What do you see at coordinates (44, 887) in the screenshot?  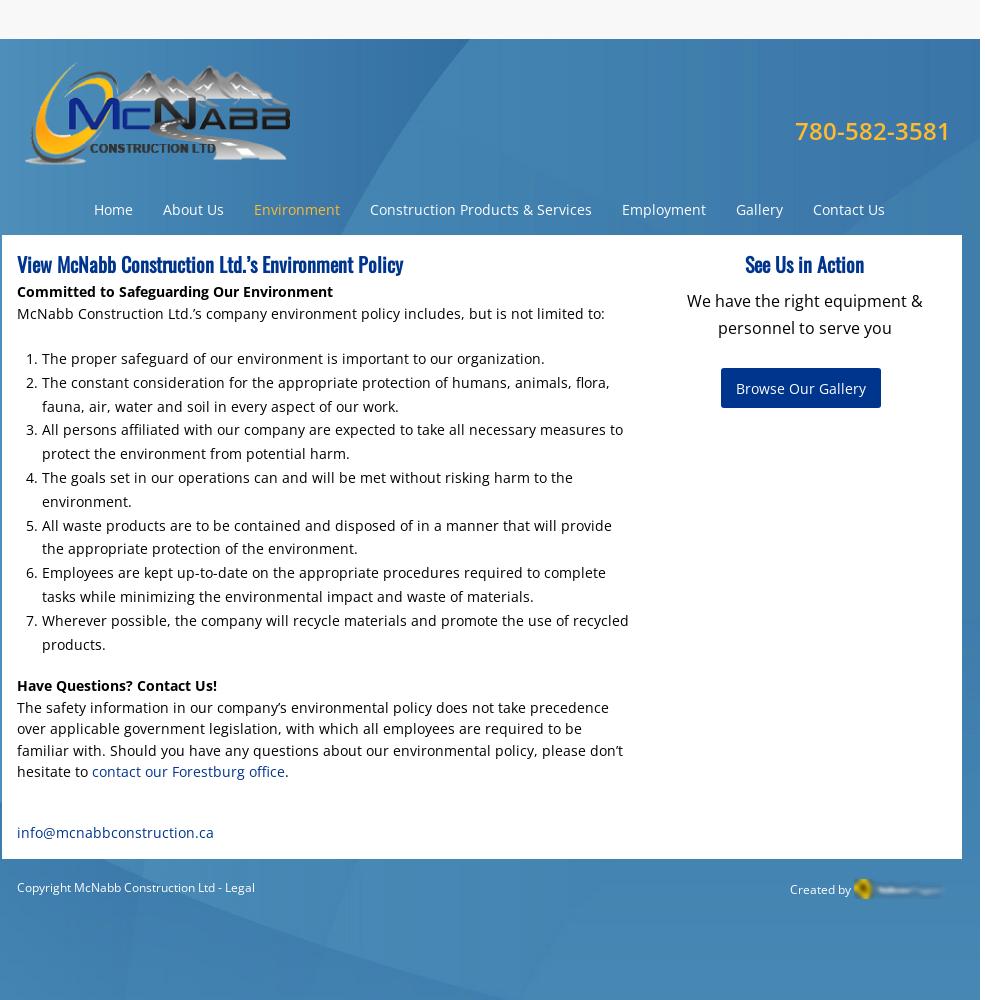 I see `'Copyright'` at bounding box center [44, 887].